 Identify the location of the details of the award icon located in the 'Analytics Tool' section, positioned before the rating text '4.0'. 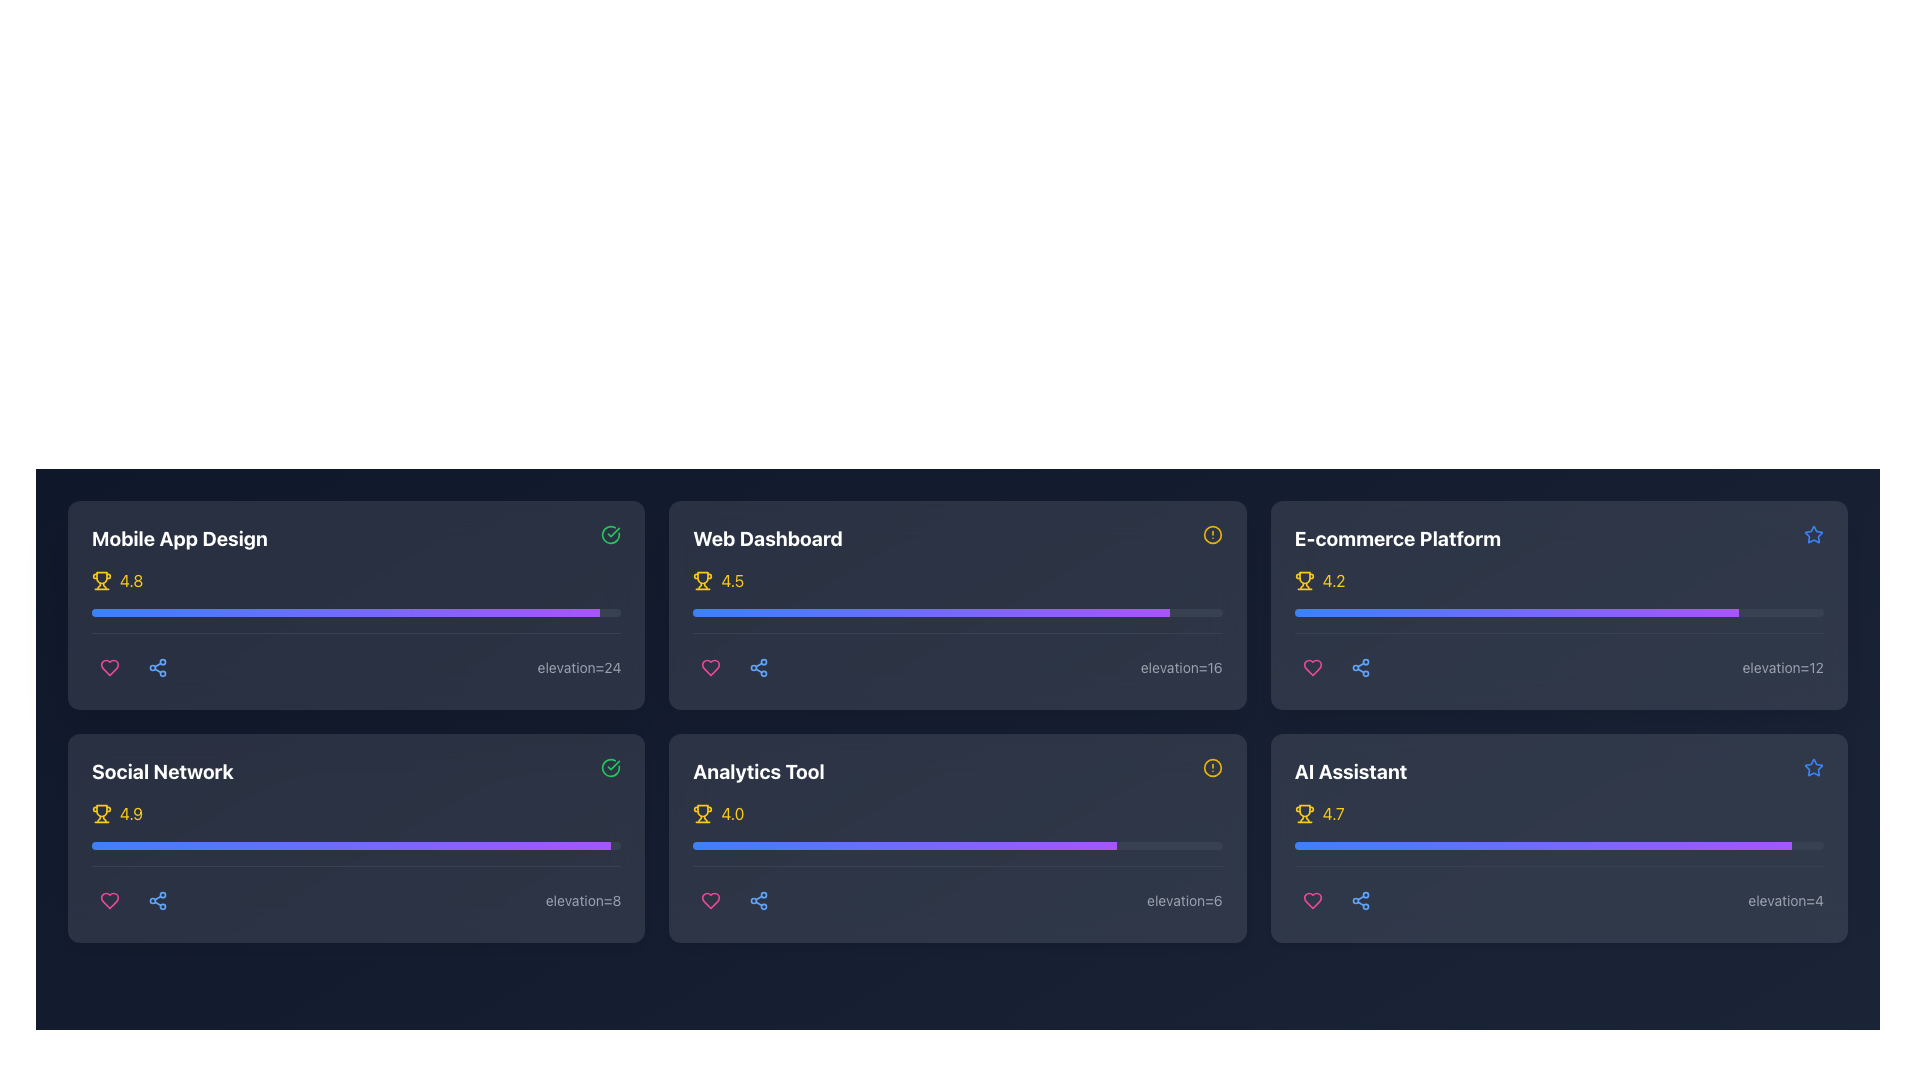
(703, 813).